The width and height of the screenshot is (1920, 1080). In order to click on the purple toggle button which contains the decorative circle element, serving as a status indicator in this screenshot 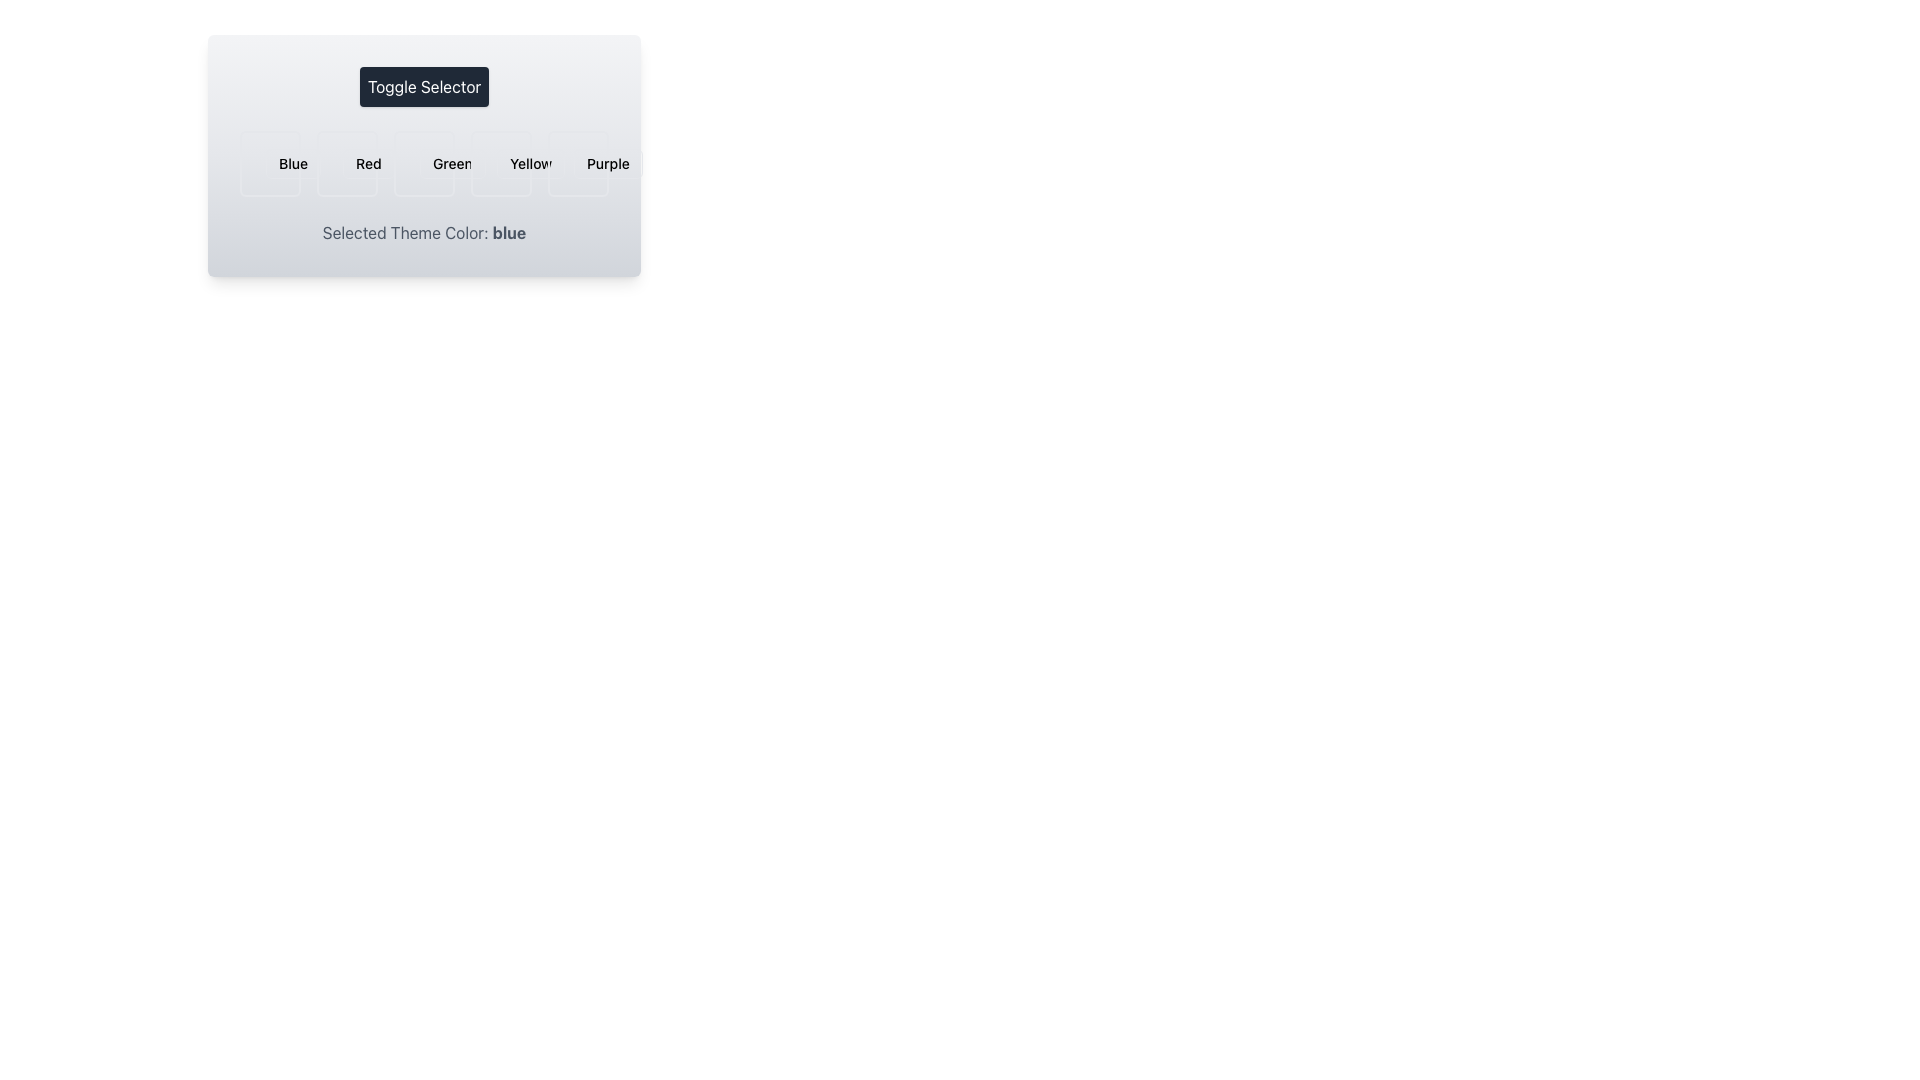, I will do `click(576, 164)`.